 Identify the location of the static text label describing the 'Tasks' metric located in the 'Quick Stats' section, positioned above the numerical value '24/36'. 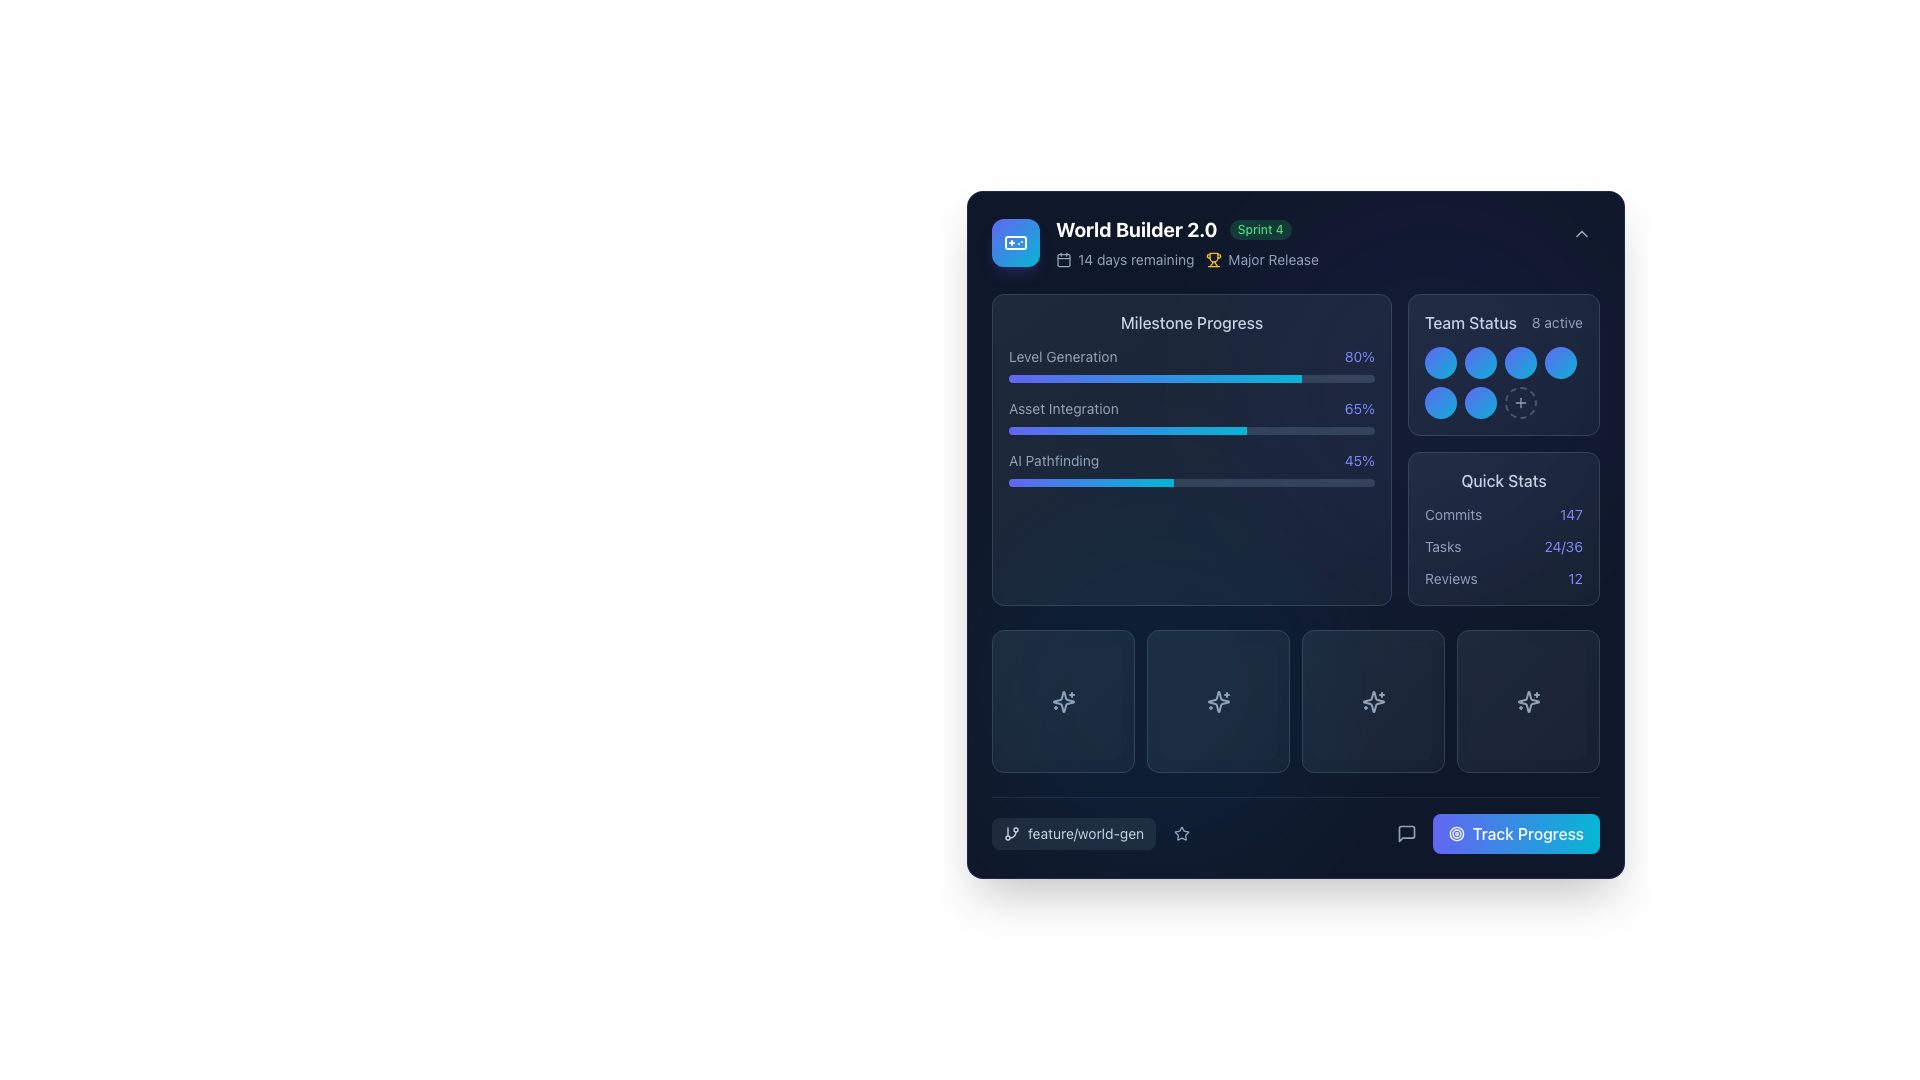
(1443, 547).